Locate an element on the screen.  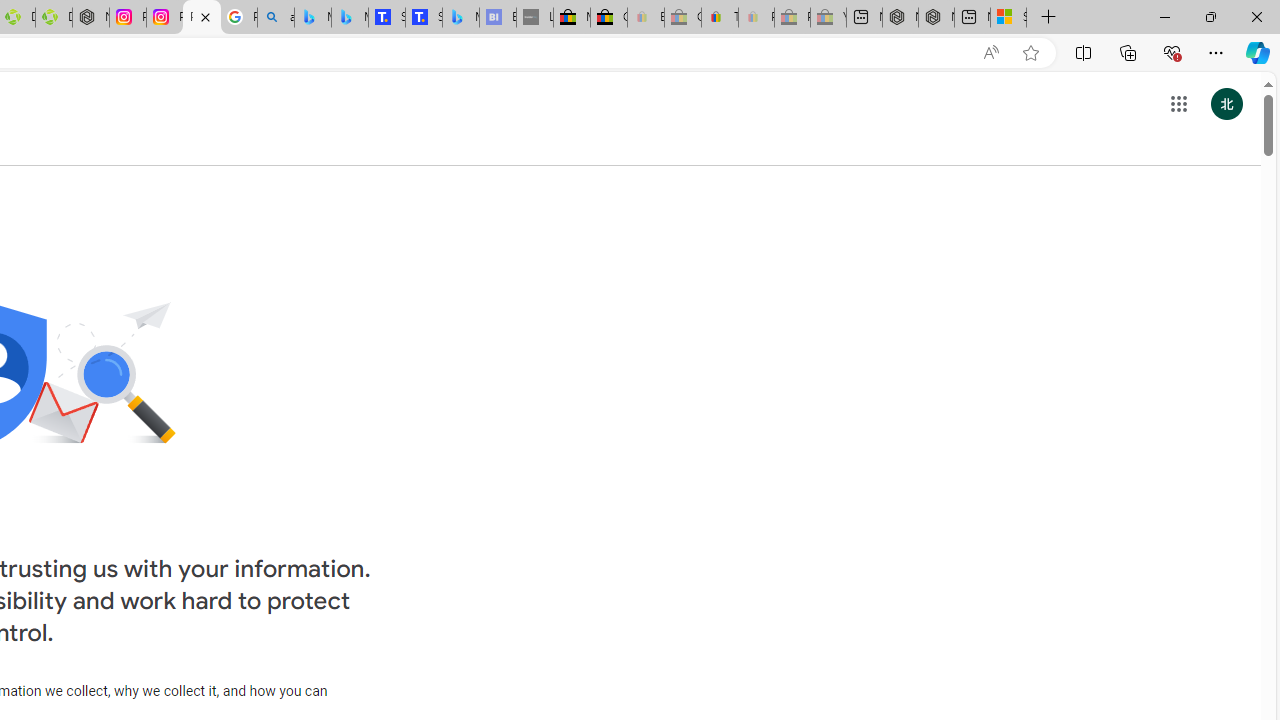
'Google apps' is located at coordinates (1178, 104).